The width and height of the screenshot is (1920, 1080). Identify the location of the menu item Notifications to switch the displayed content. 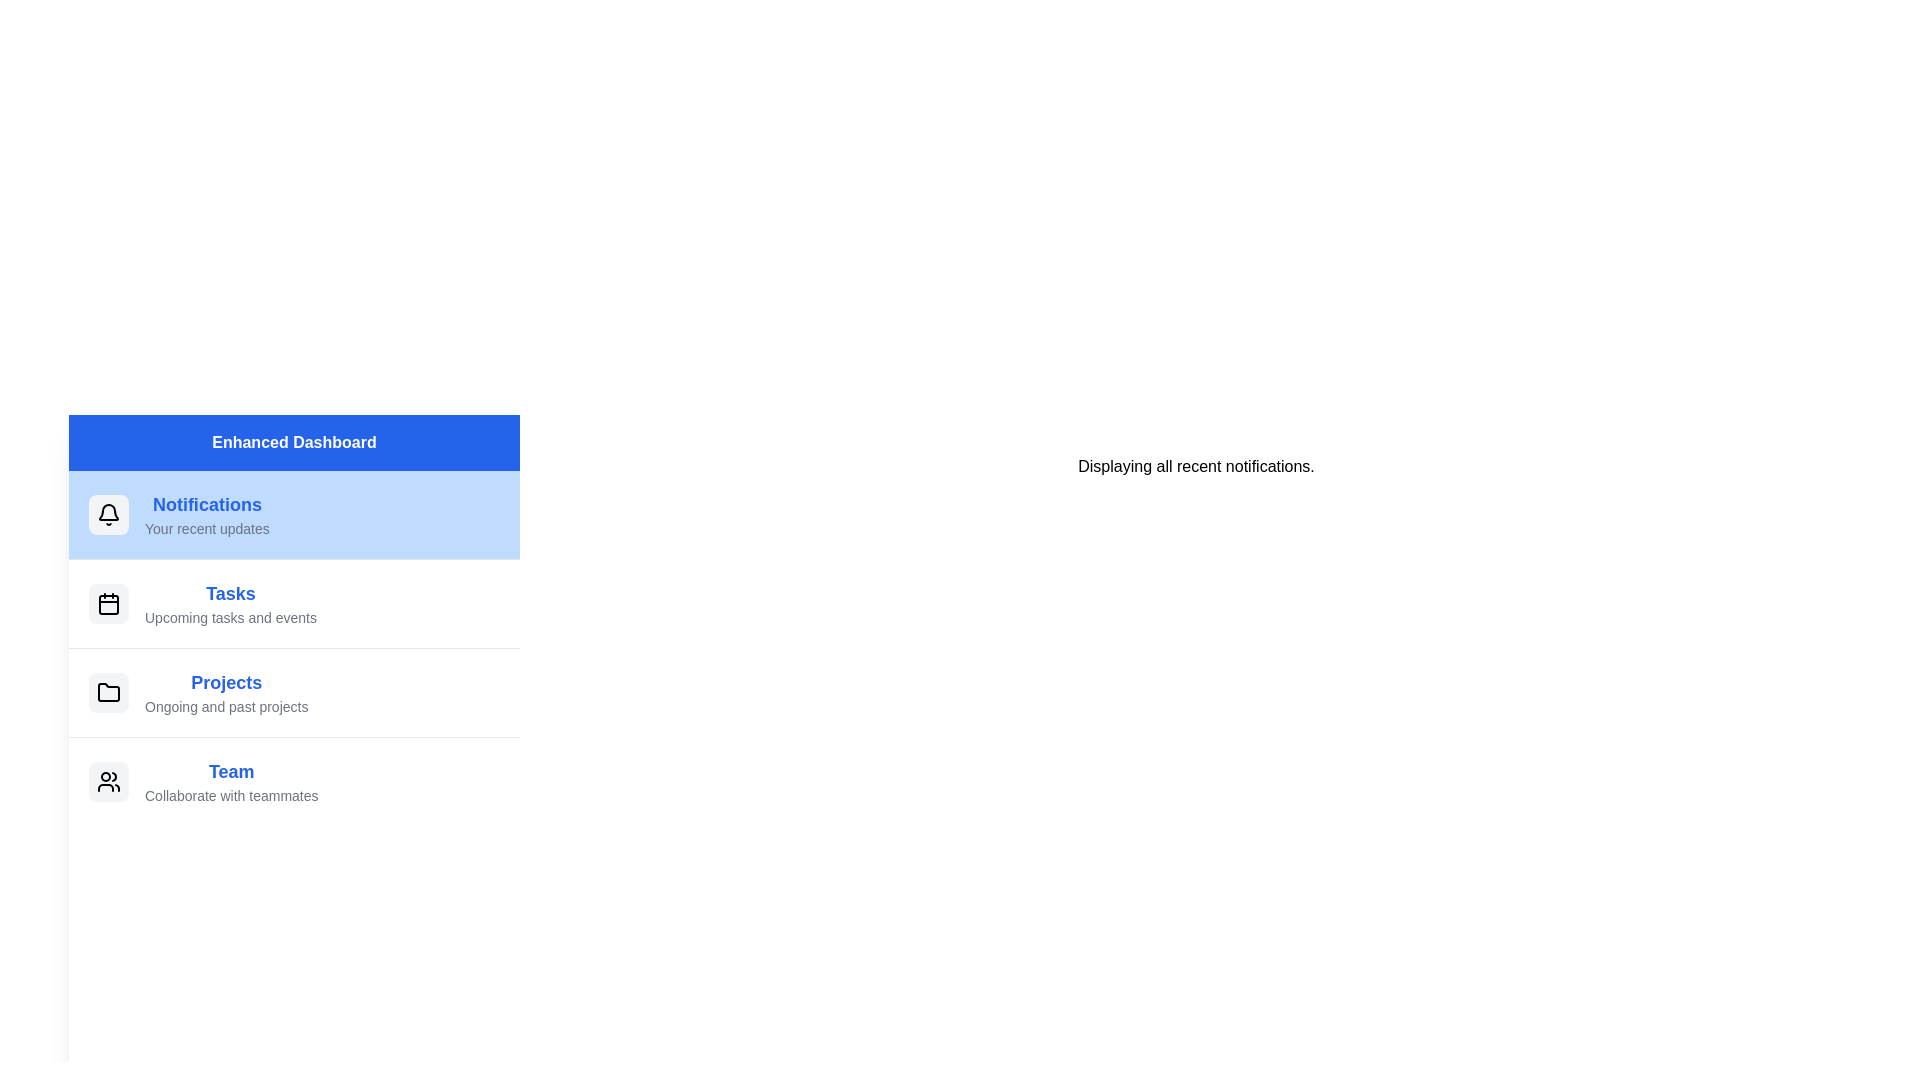
(293, 514).